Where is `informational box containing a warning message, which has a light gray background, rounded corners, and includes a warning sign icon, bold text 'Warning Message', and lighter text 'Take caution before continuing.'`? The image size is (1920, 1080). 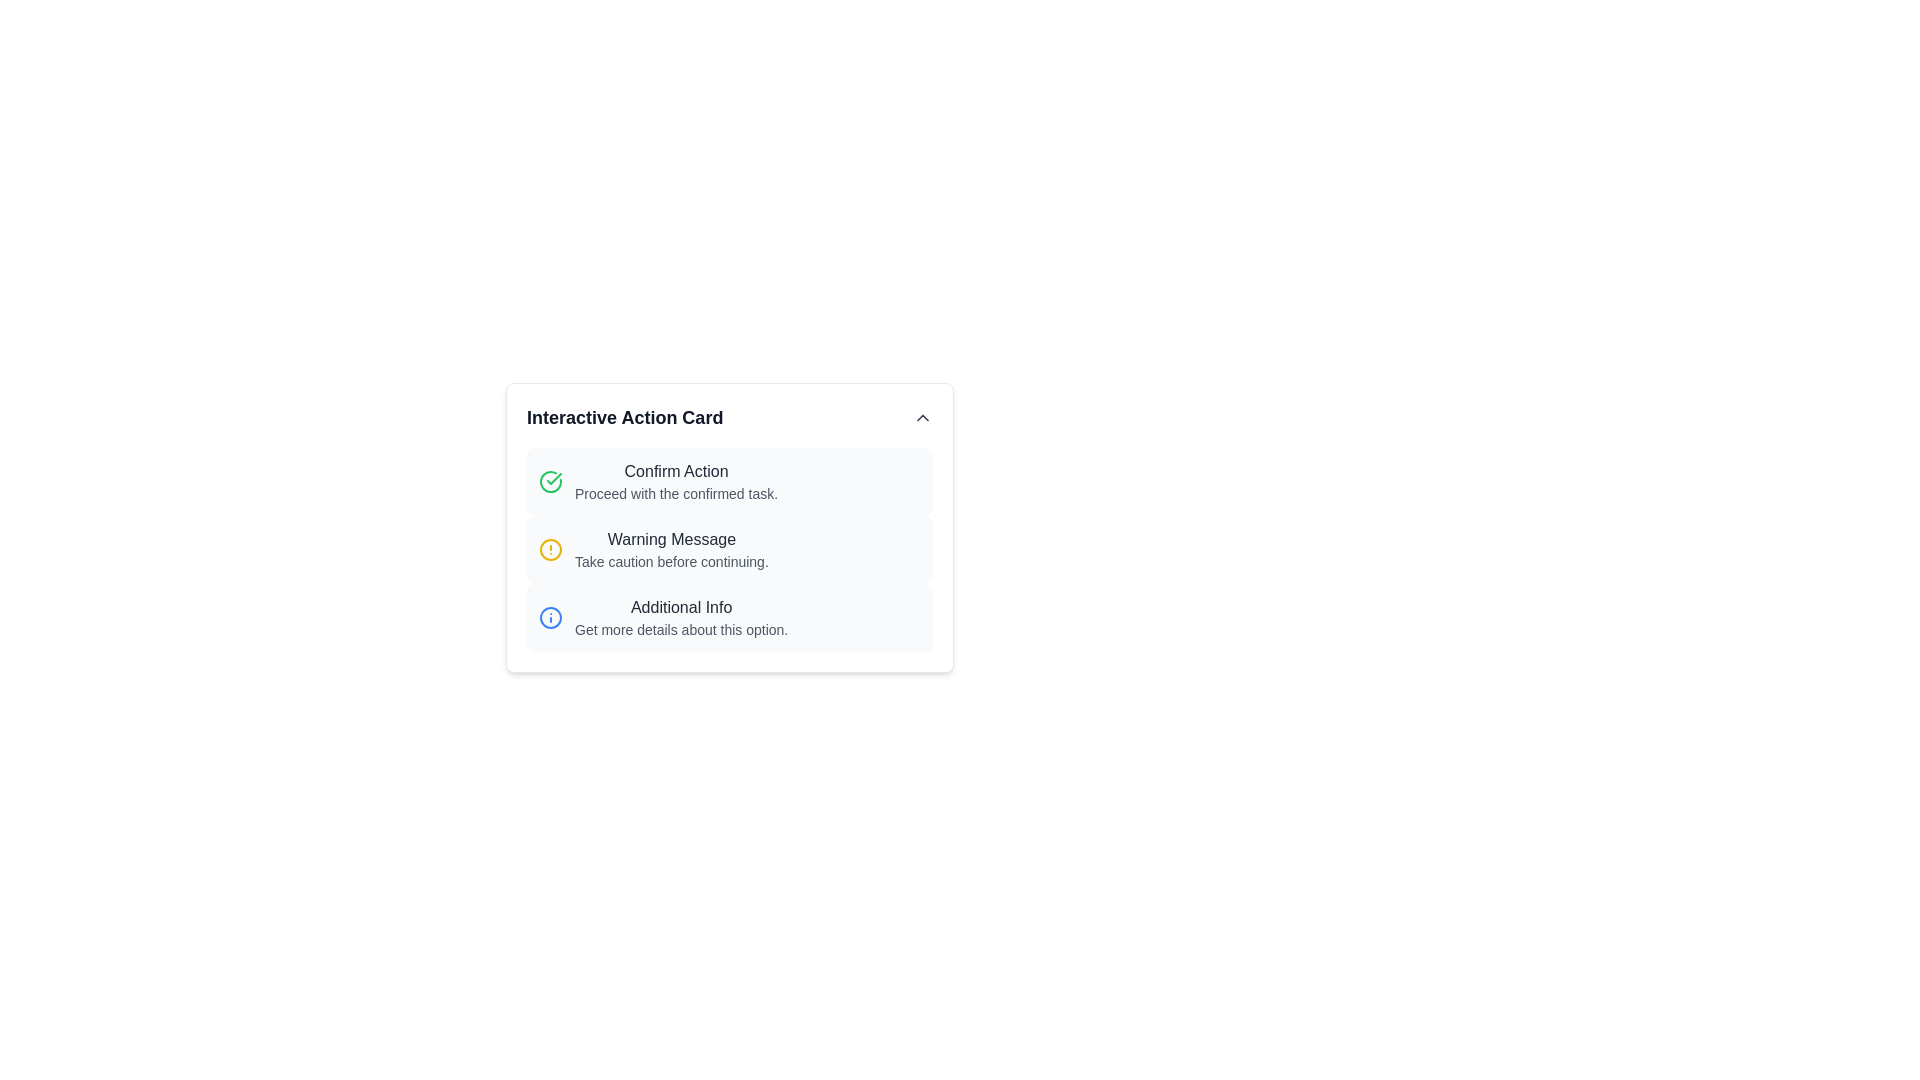
informational box containing a warning message, which has a light gray background, rounded corners, and includes a warning sign icon, bold text 'Warning Message', and lighter text 'Take caution before continuing.' is located at coordinates (728, 550).